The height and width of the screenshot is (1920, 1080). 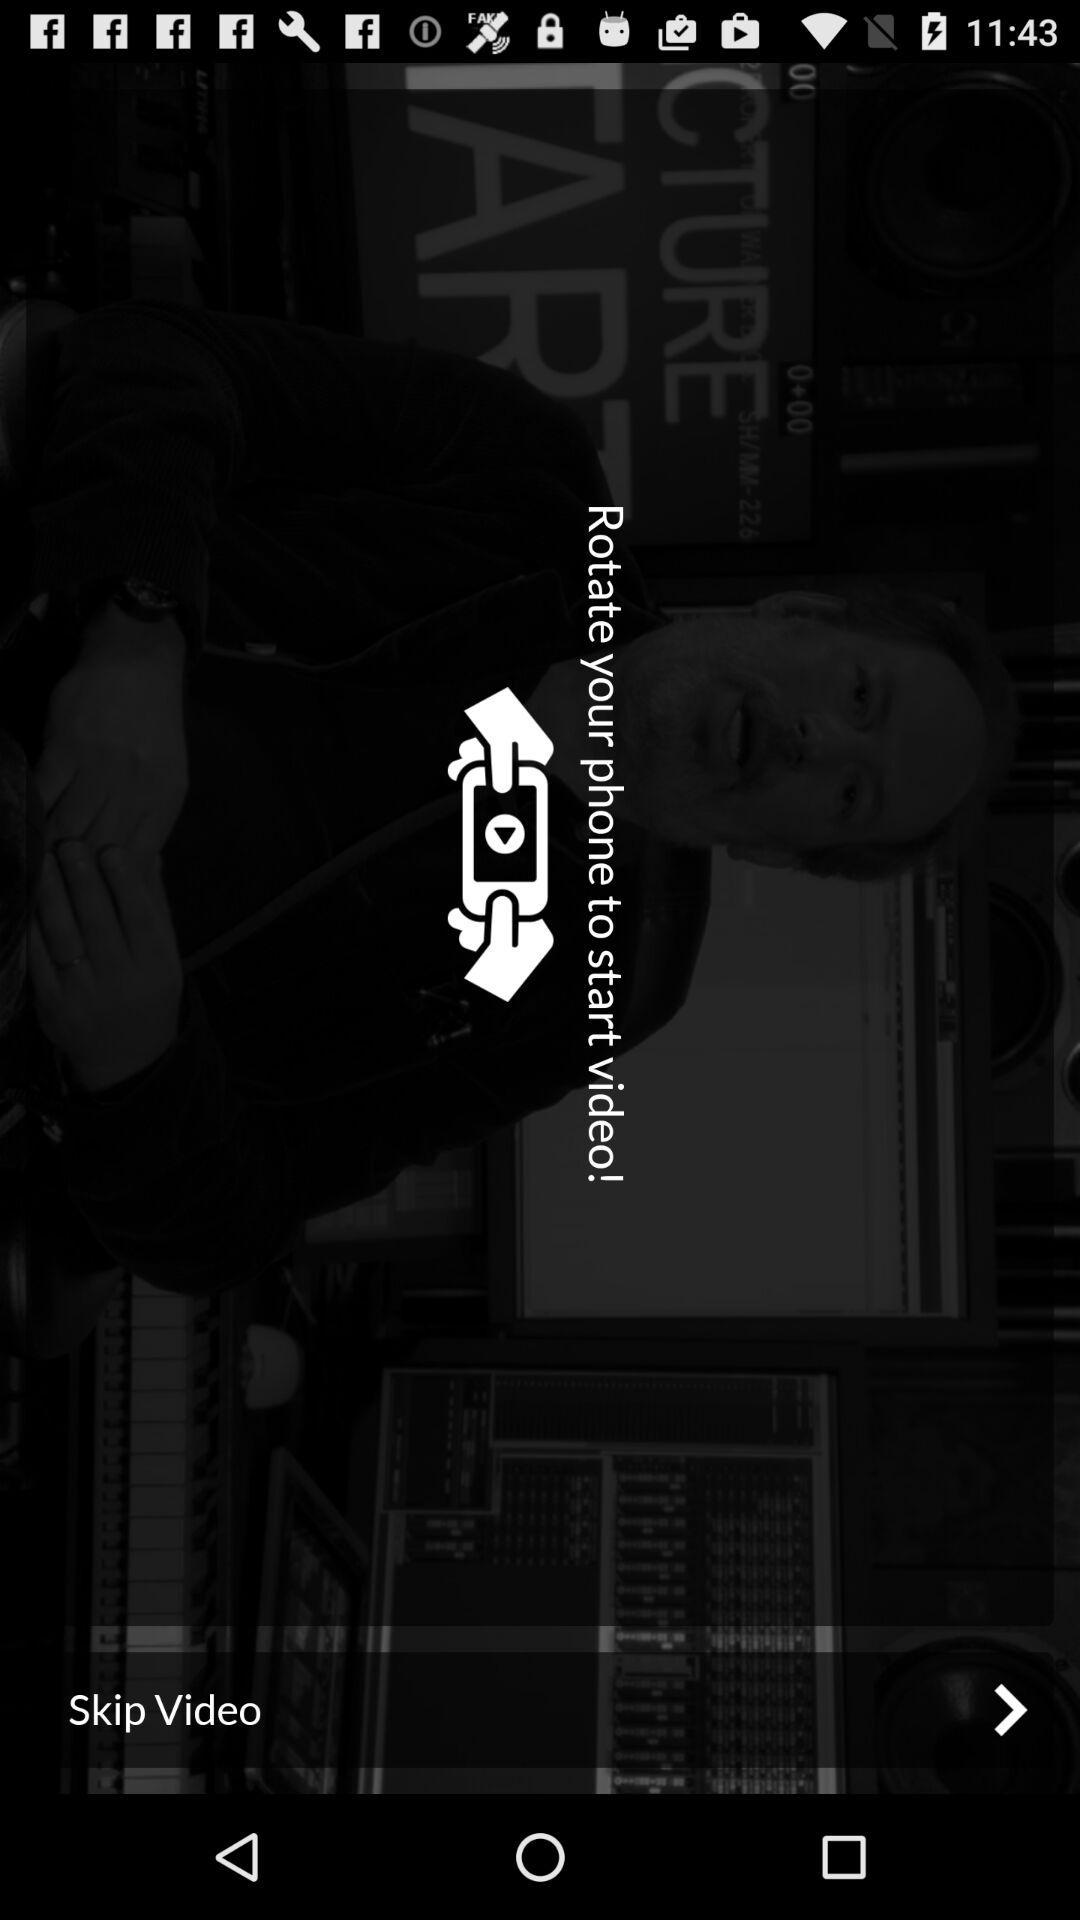 I want to click on skip video icon, so click(x=540, y=1708).